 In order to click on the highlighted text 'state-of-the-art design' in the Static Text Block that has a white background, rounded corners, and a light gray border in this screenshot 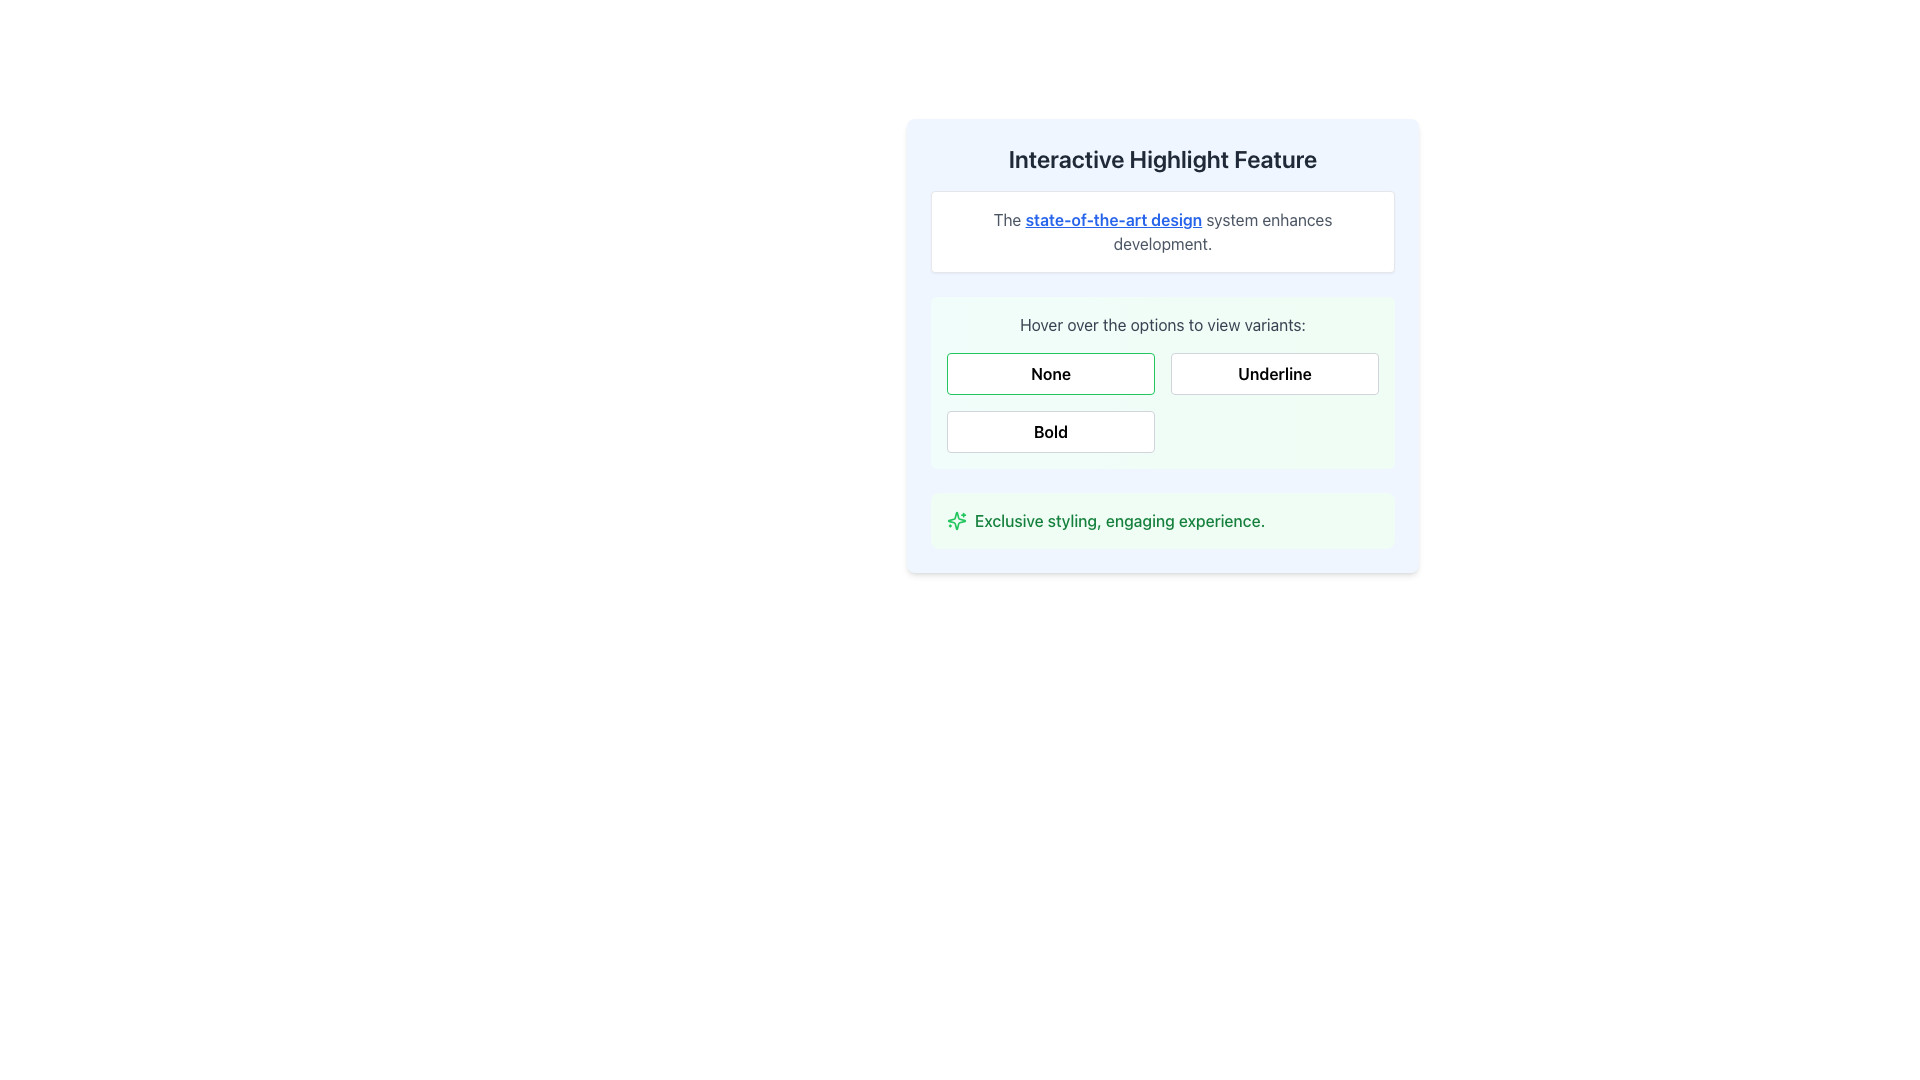, I will do `click(1162, 230)`.